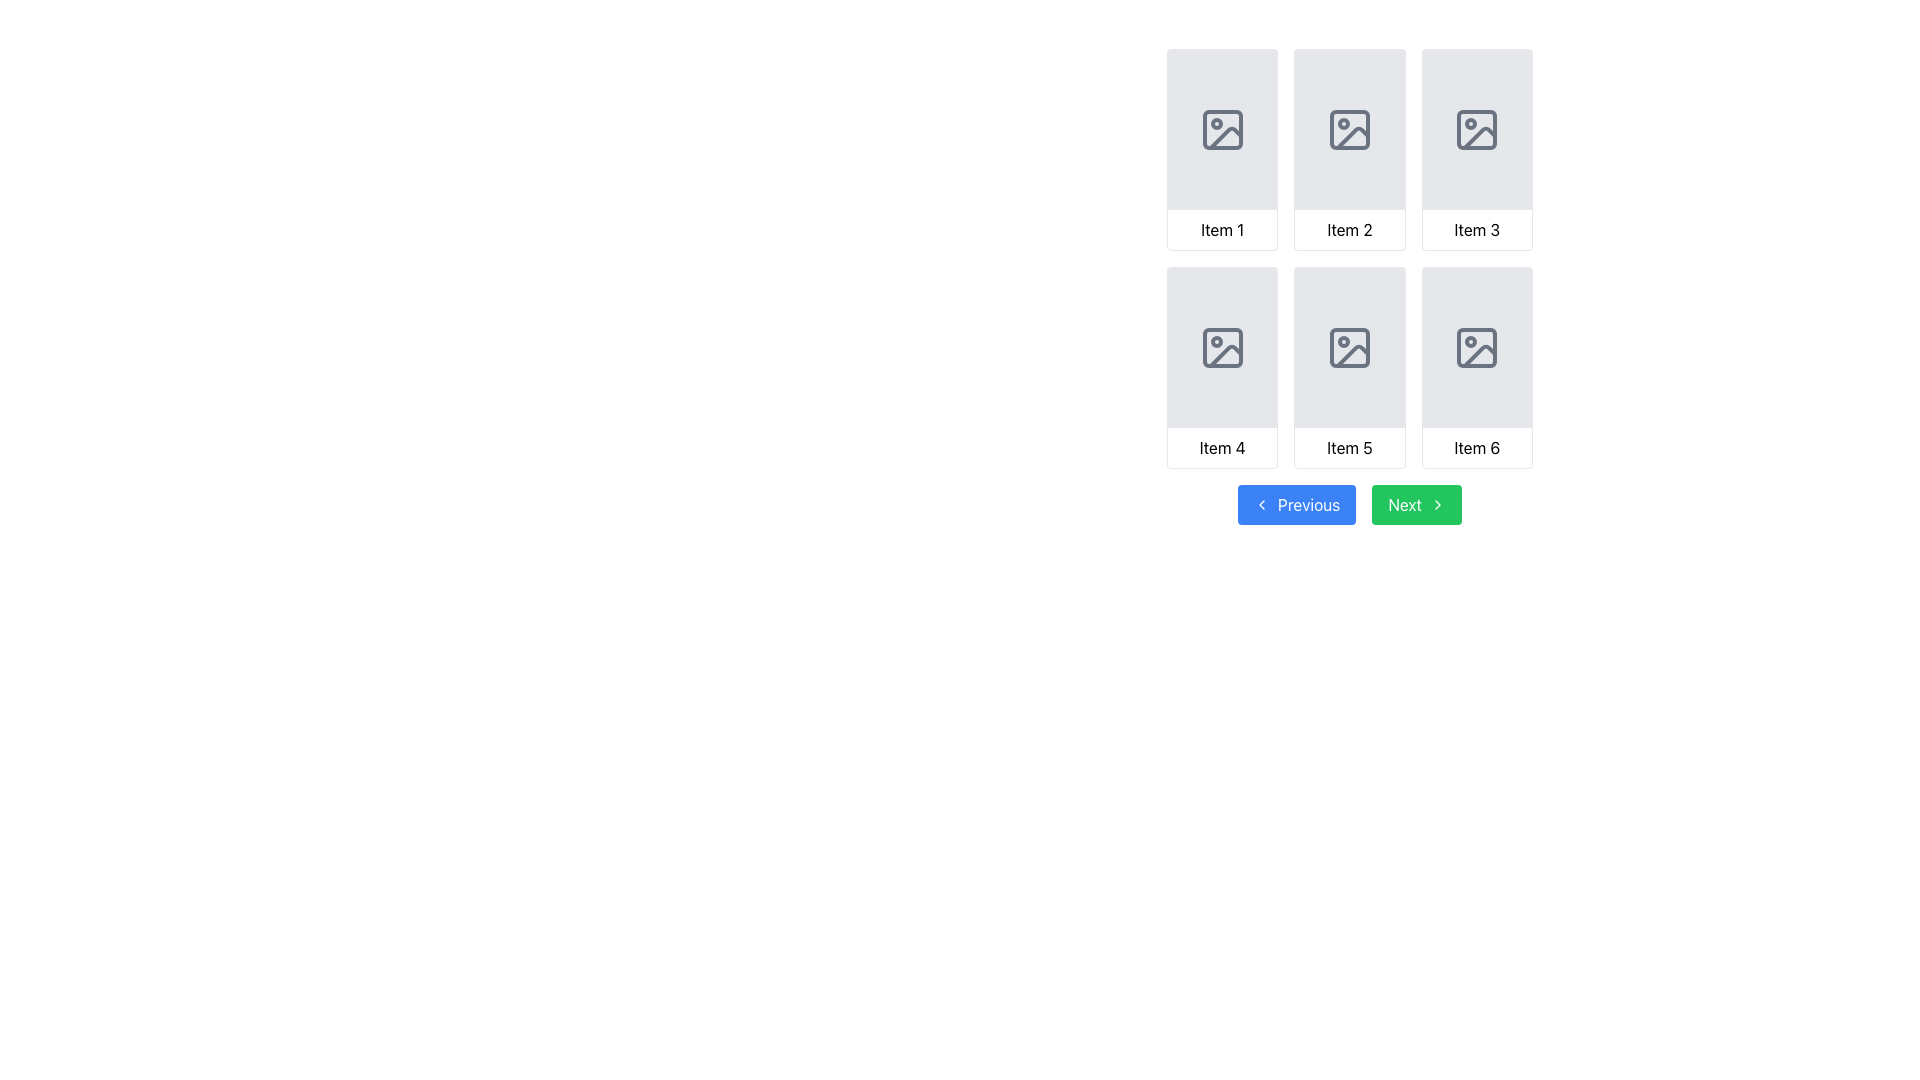  Describe the element at coordinates (1477, 346) in the screenshot. I see `the main content box of the sixth item in the grid layout, located above the text label 'Item 6', from its current position` at that location.